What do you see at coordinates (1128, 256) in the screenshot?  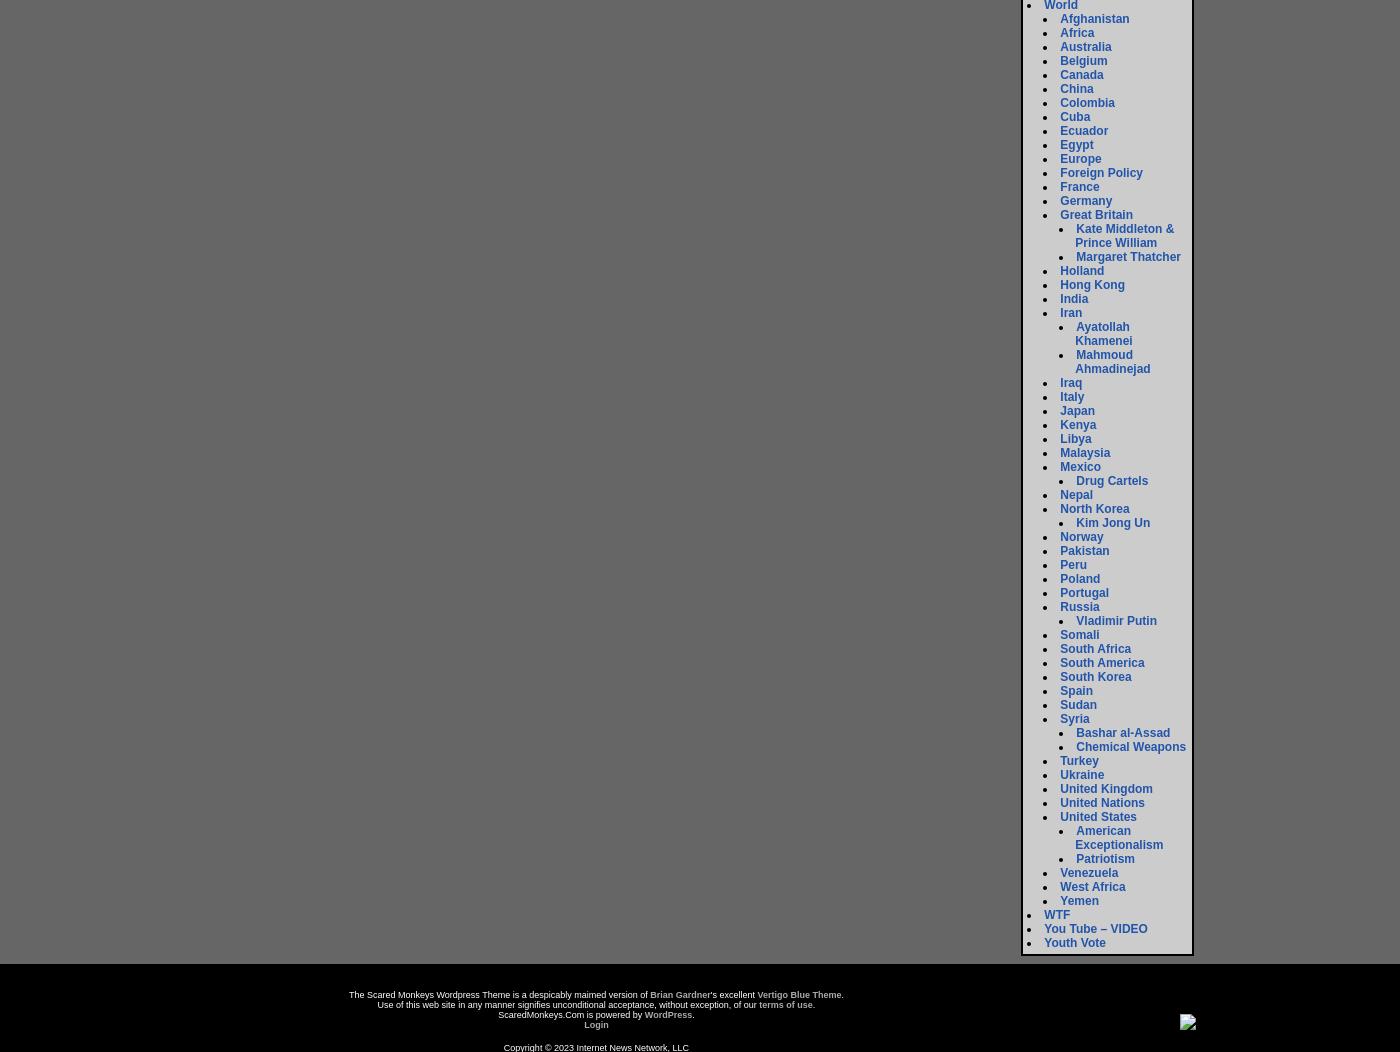 I see `'Margaret Thatcher'` at bounding box center [1128, 256].